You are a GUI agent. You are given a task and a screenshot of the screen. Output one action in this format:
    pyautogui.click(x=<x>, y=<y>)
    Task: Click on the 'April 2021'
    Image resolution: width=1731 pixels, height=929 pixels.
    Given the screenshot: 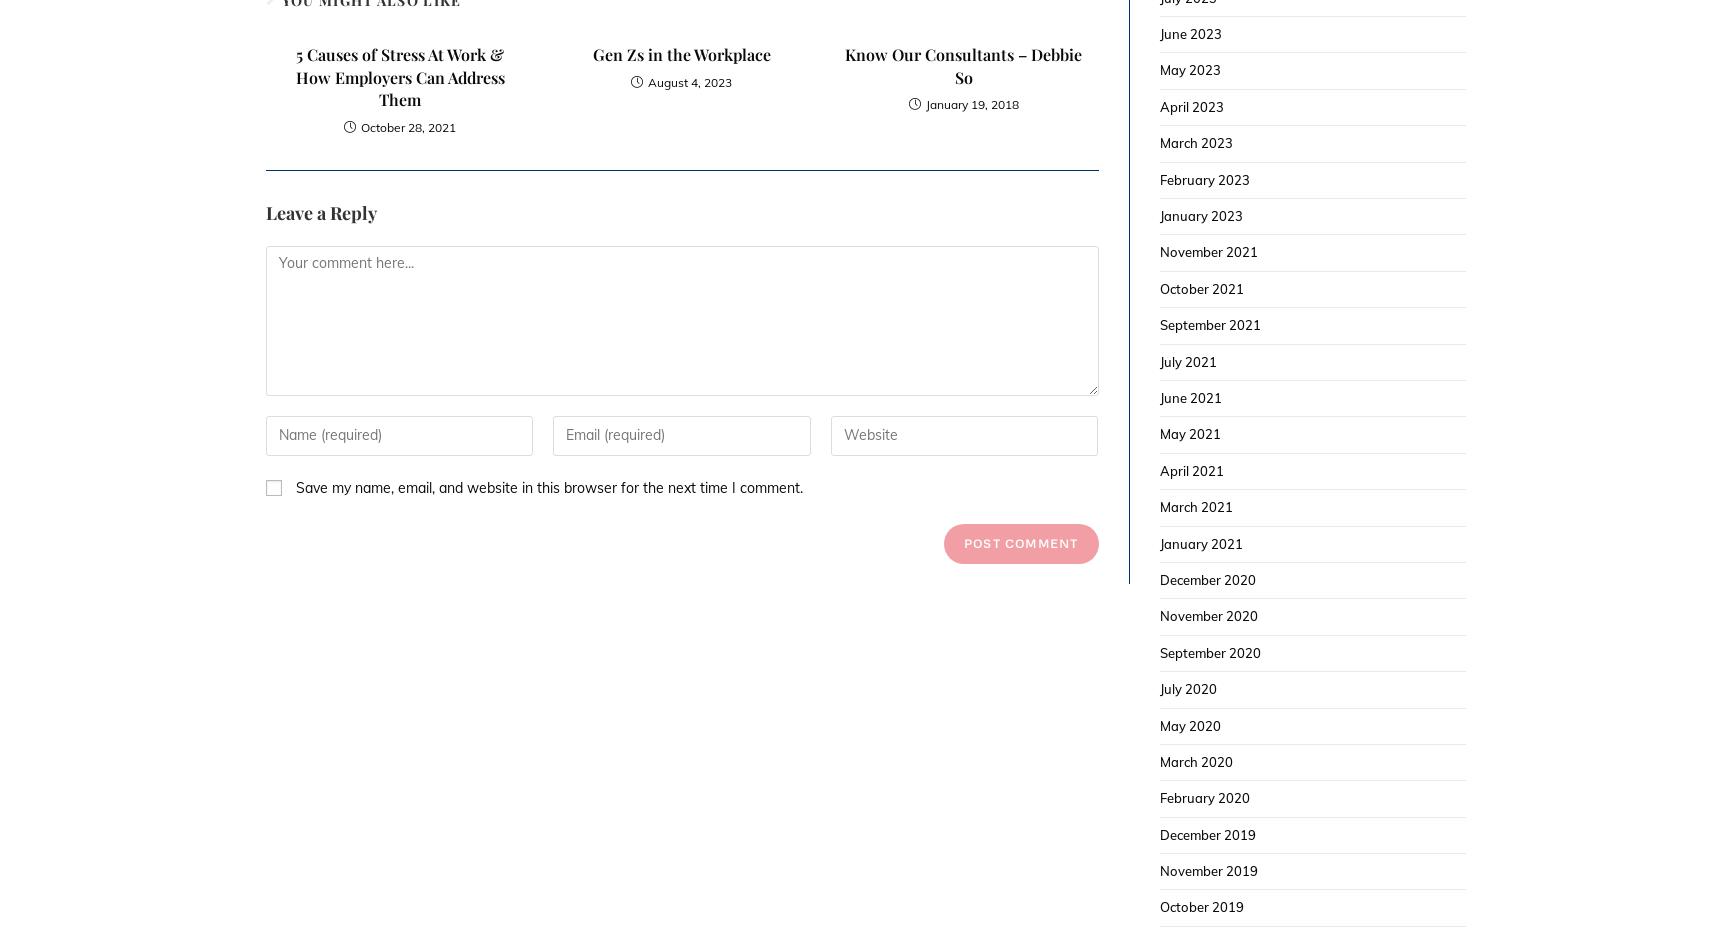 What is the action you would take?
    pyautogui.click(x=1190, y=469)
    